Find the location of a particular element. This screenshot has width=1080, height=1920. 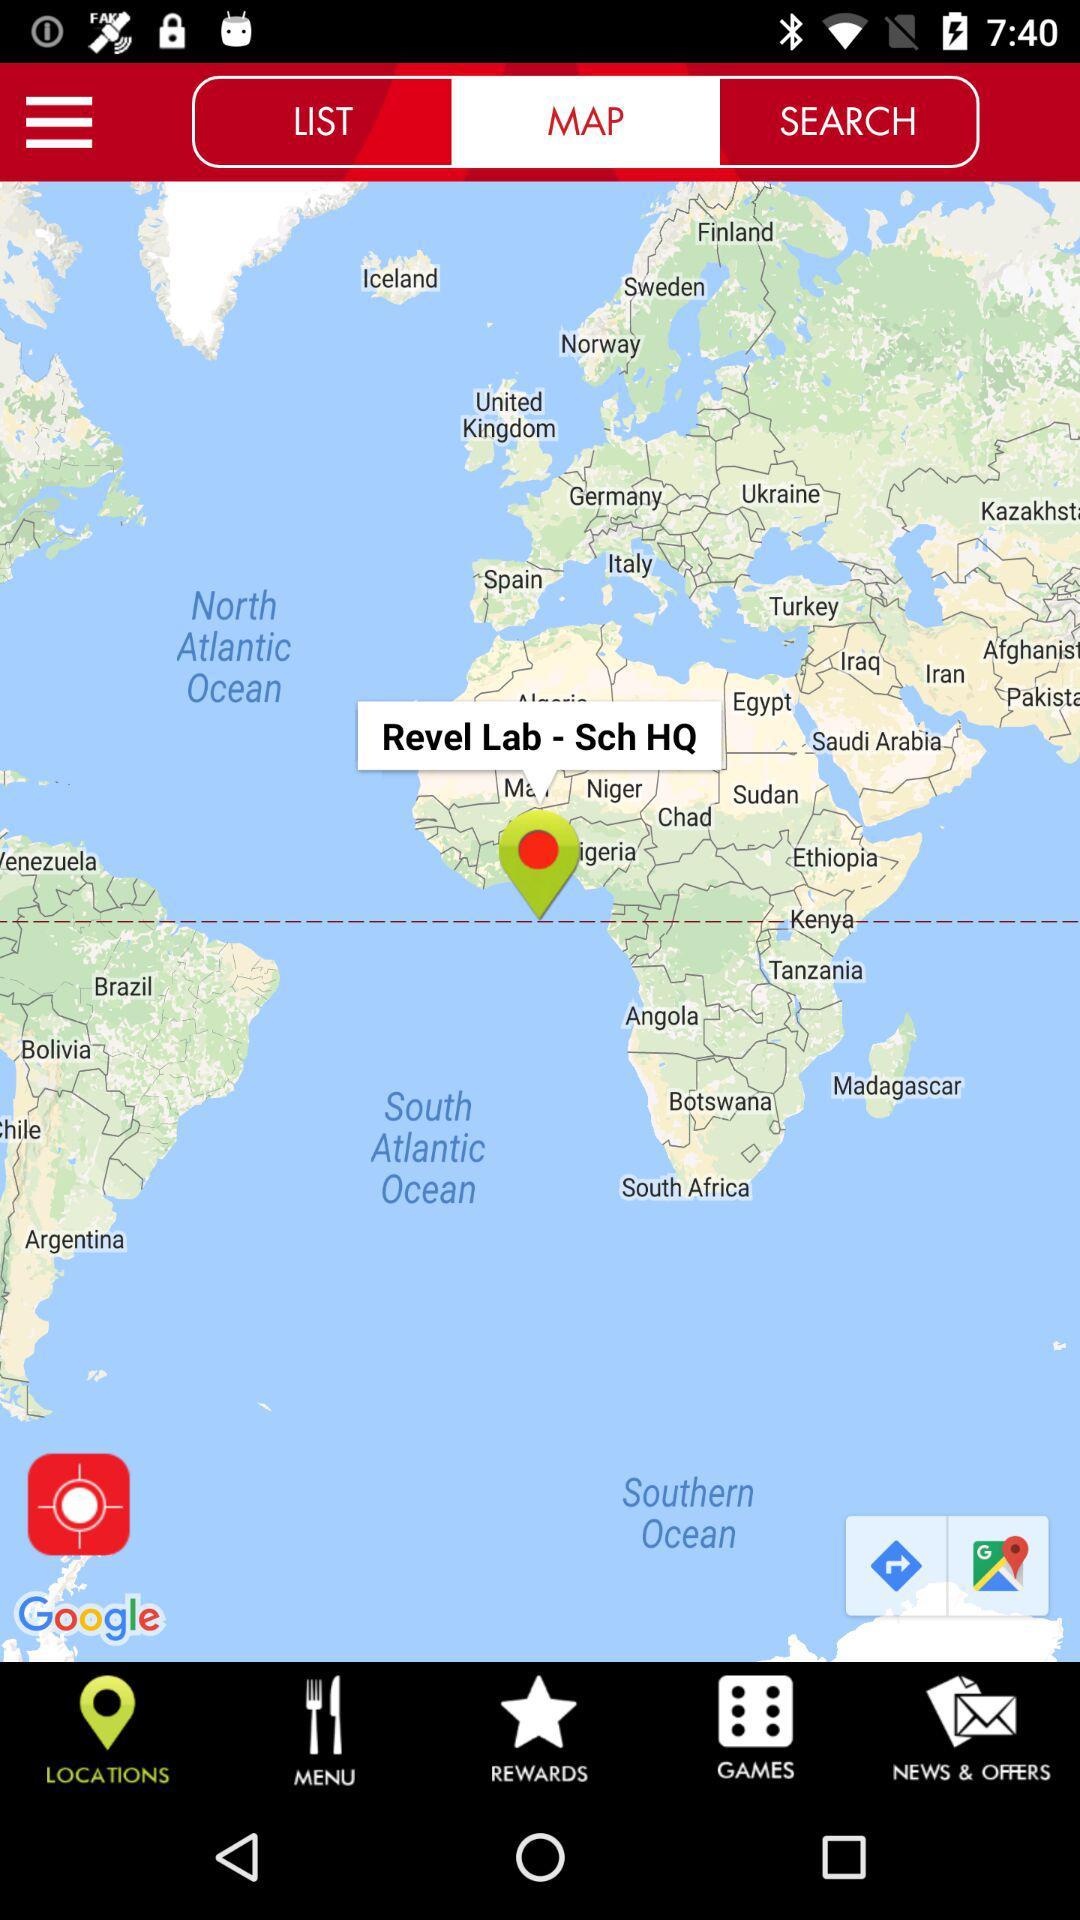

the menu icon is located at coordinates (58, 121).